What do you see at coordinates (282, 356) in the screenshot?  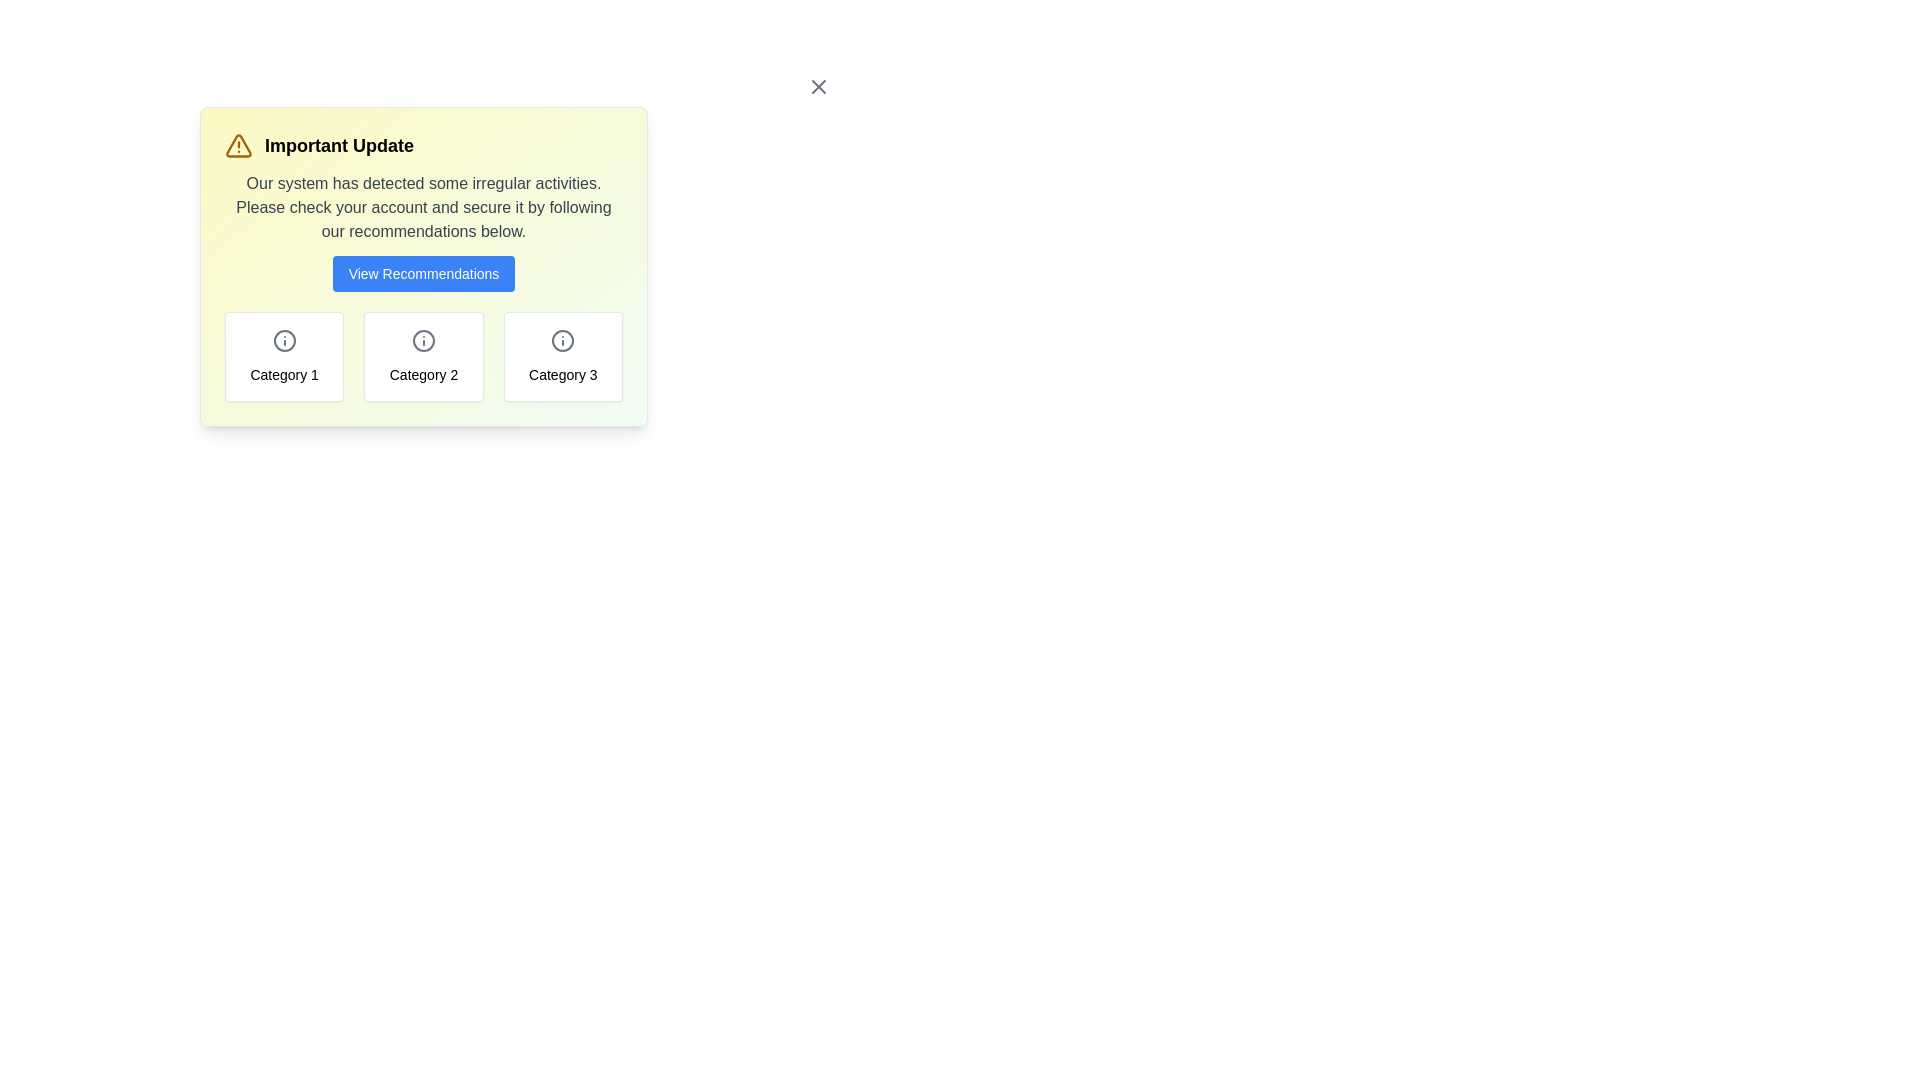 I see `the category box labeled Category 1` at bounding box center [282, 356].